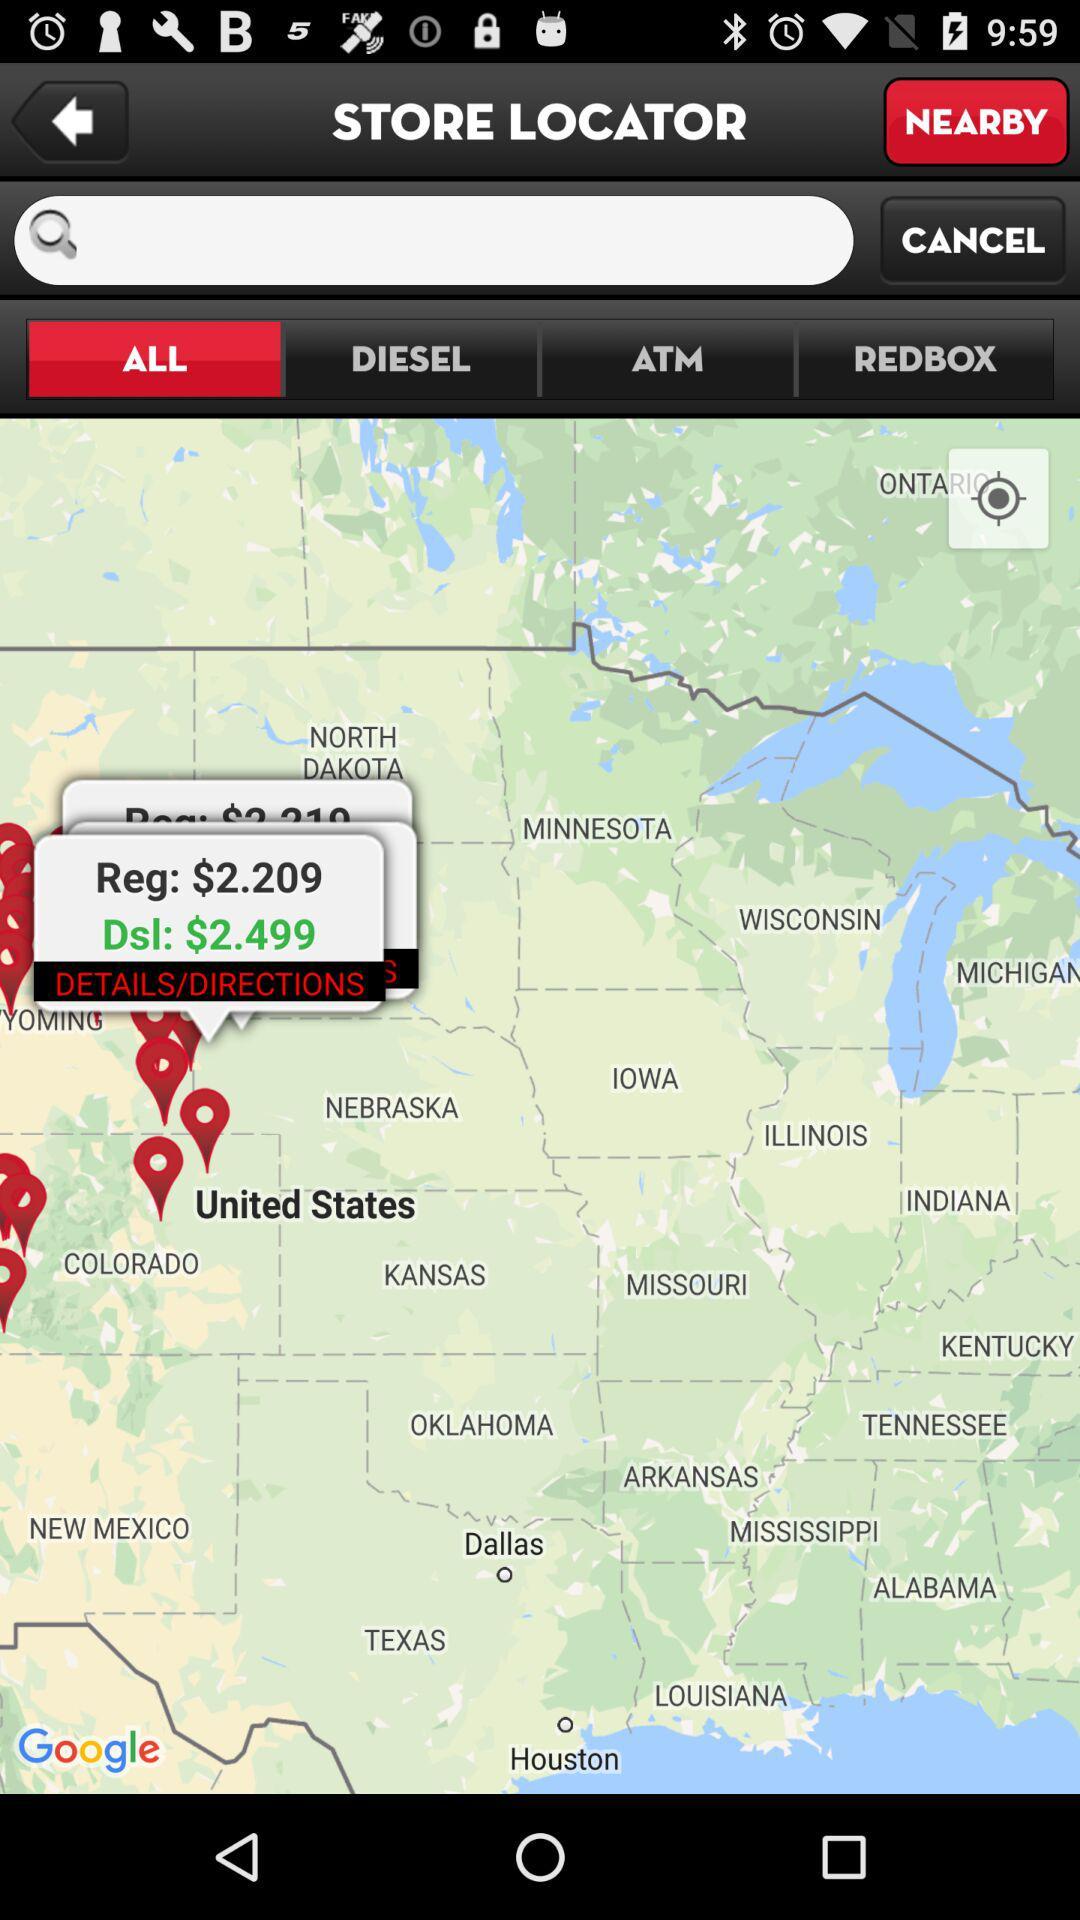 Image resolution: width=1080 pixels, height=1920 pixels. I want to click on the cancel, so click(972, 240).